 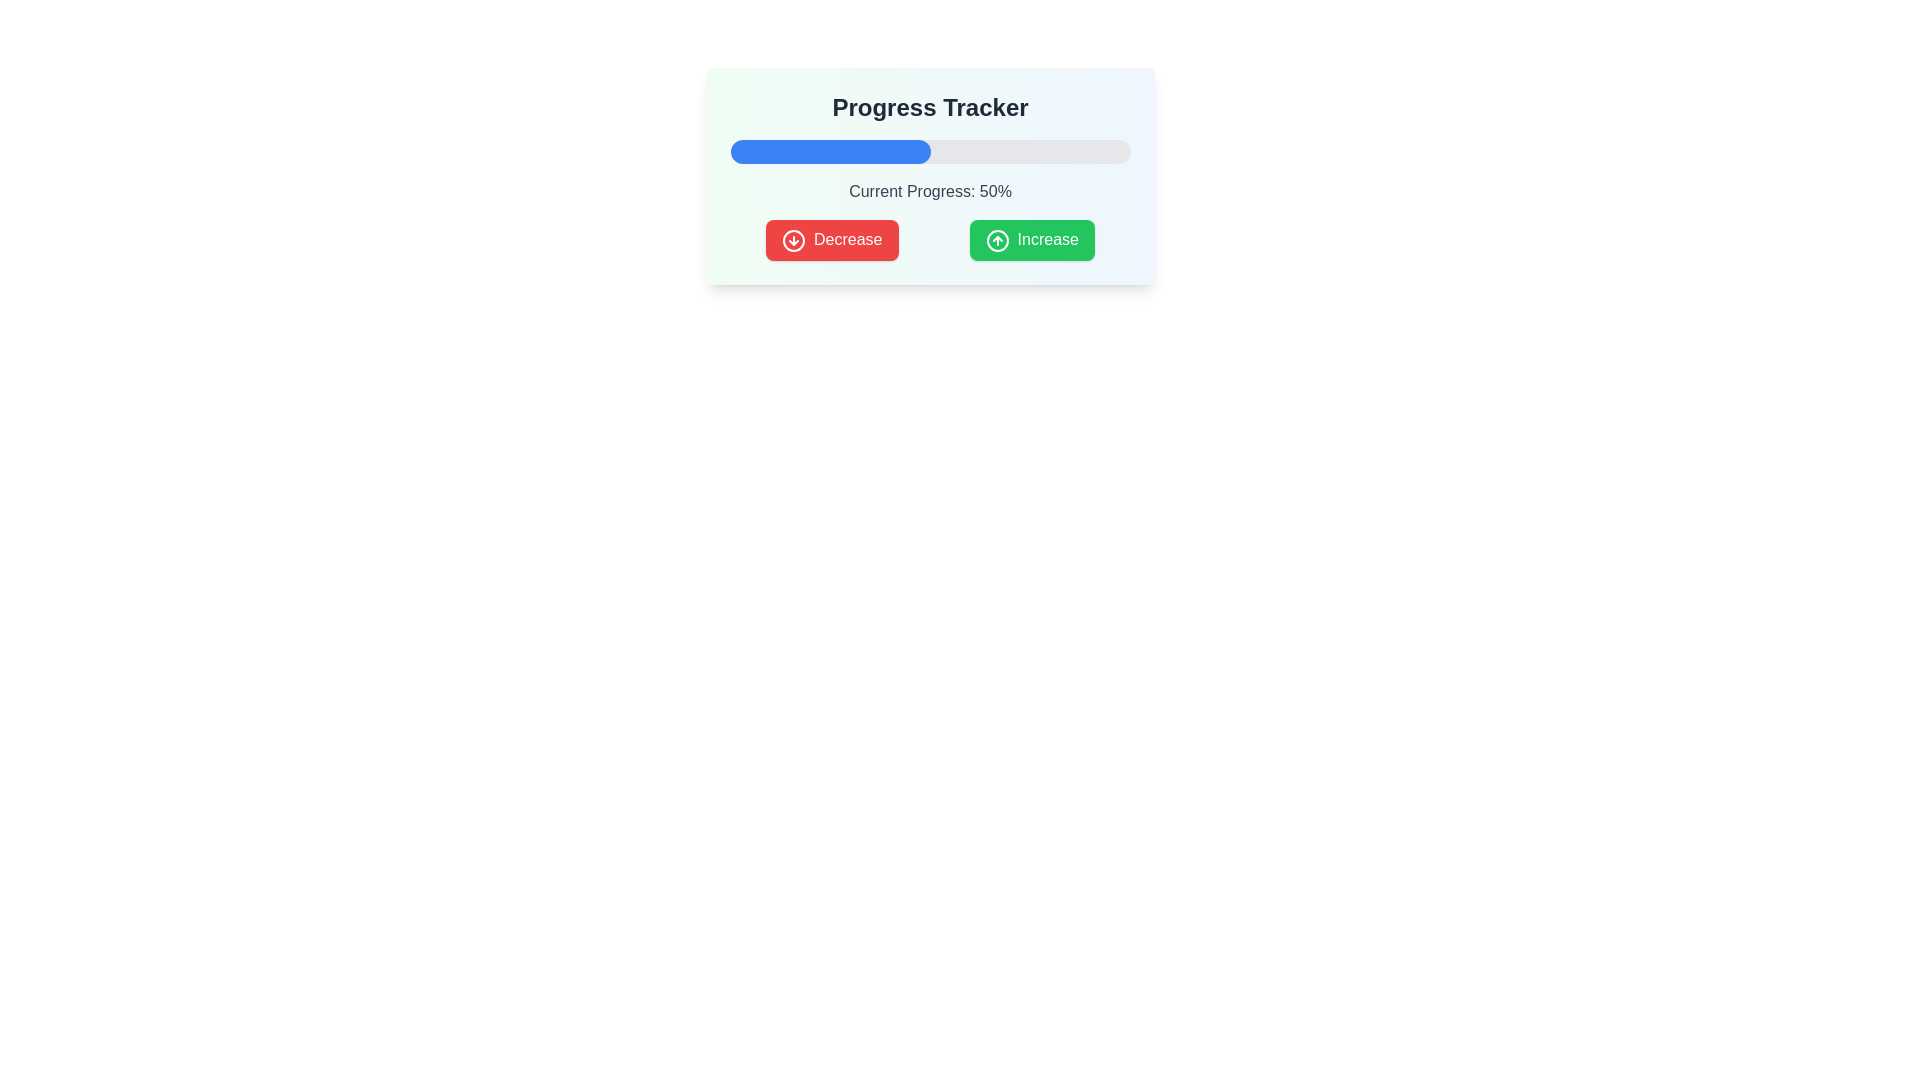 What do you see at coordinates (793, 239) in the screenshot?
I see `the decrease icon within the 'Decrease' button, which visually represents reduction and is aligned with the button's text label` at bounding box center [793, 239].